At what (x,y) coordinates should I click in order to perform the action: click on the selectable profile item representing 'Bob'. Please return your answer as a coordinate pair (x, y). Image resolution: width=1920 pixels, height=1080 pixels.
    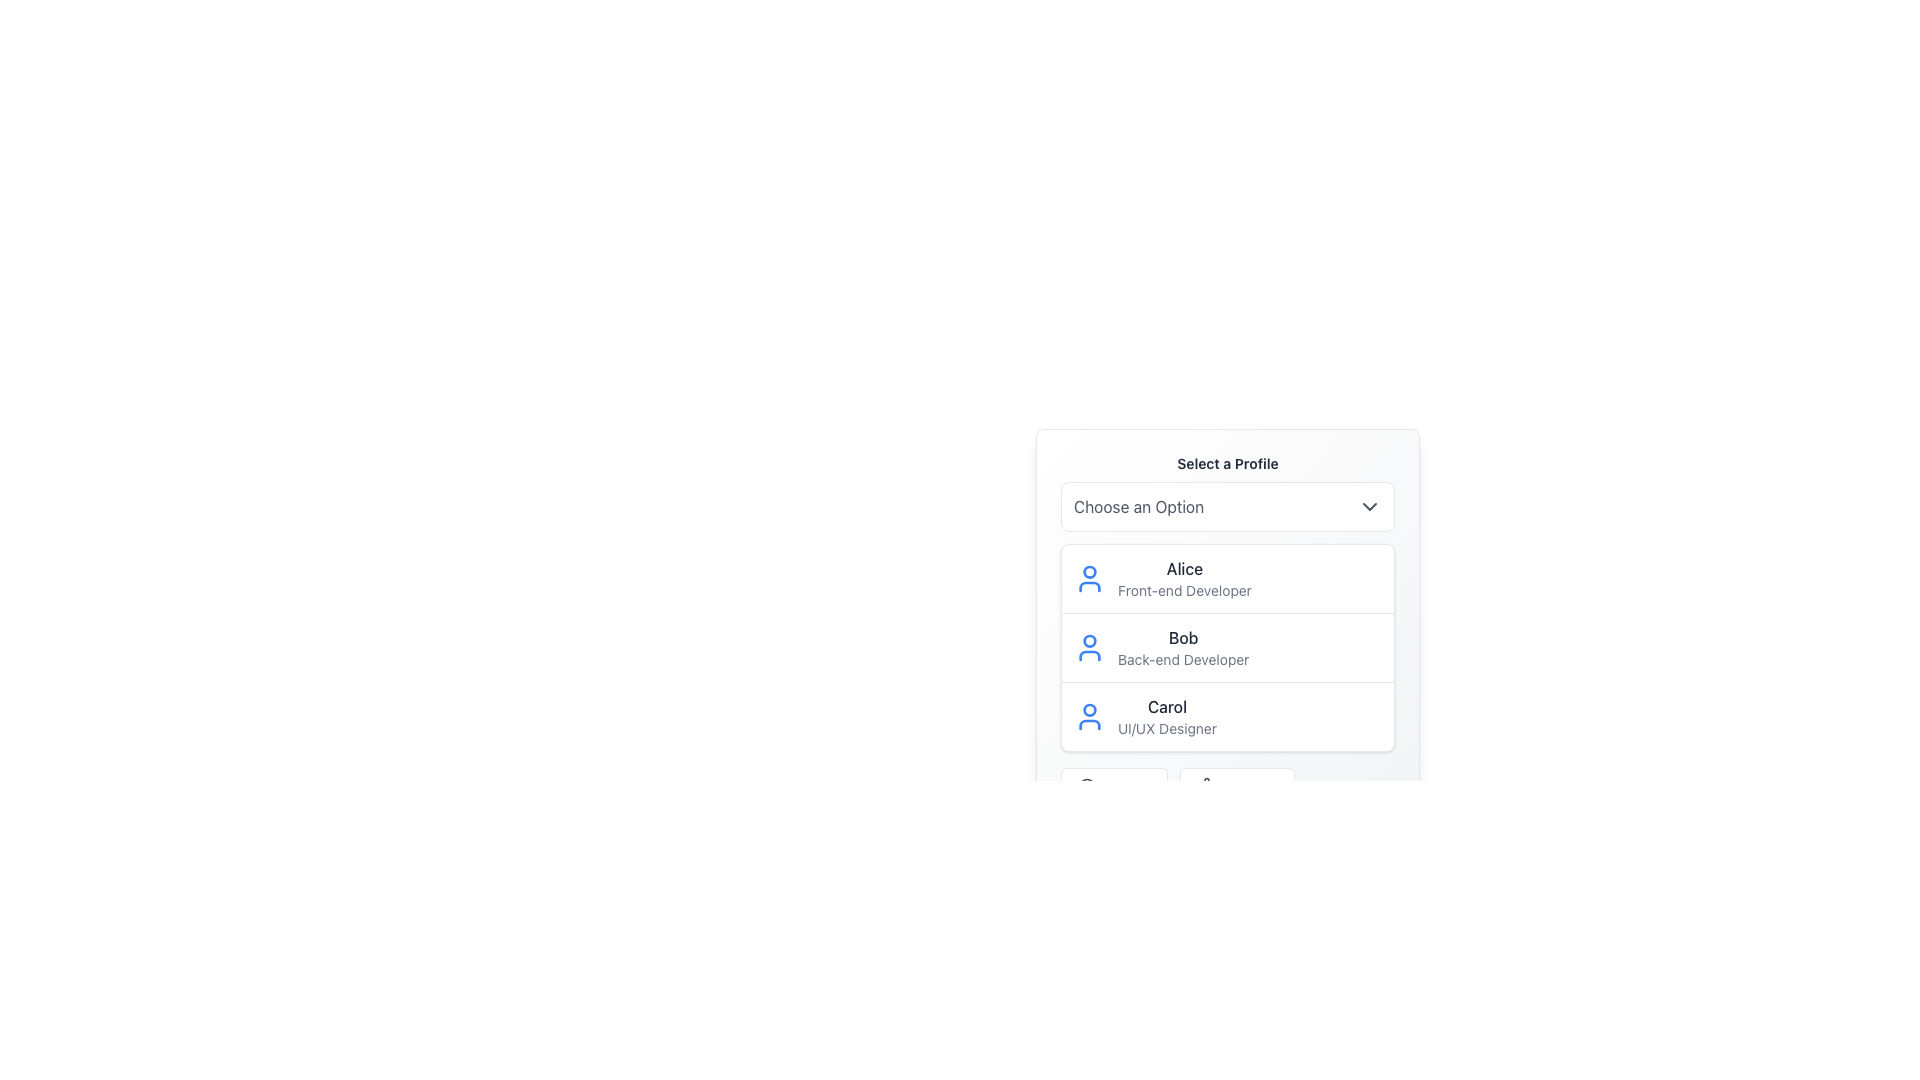
    Looking at the image, I should click on (1227, 628).